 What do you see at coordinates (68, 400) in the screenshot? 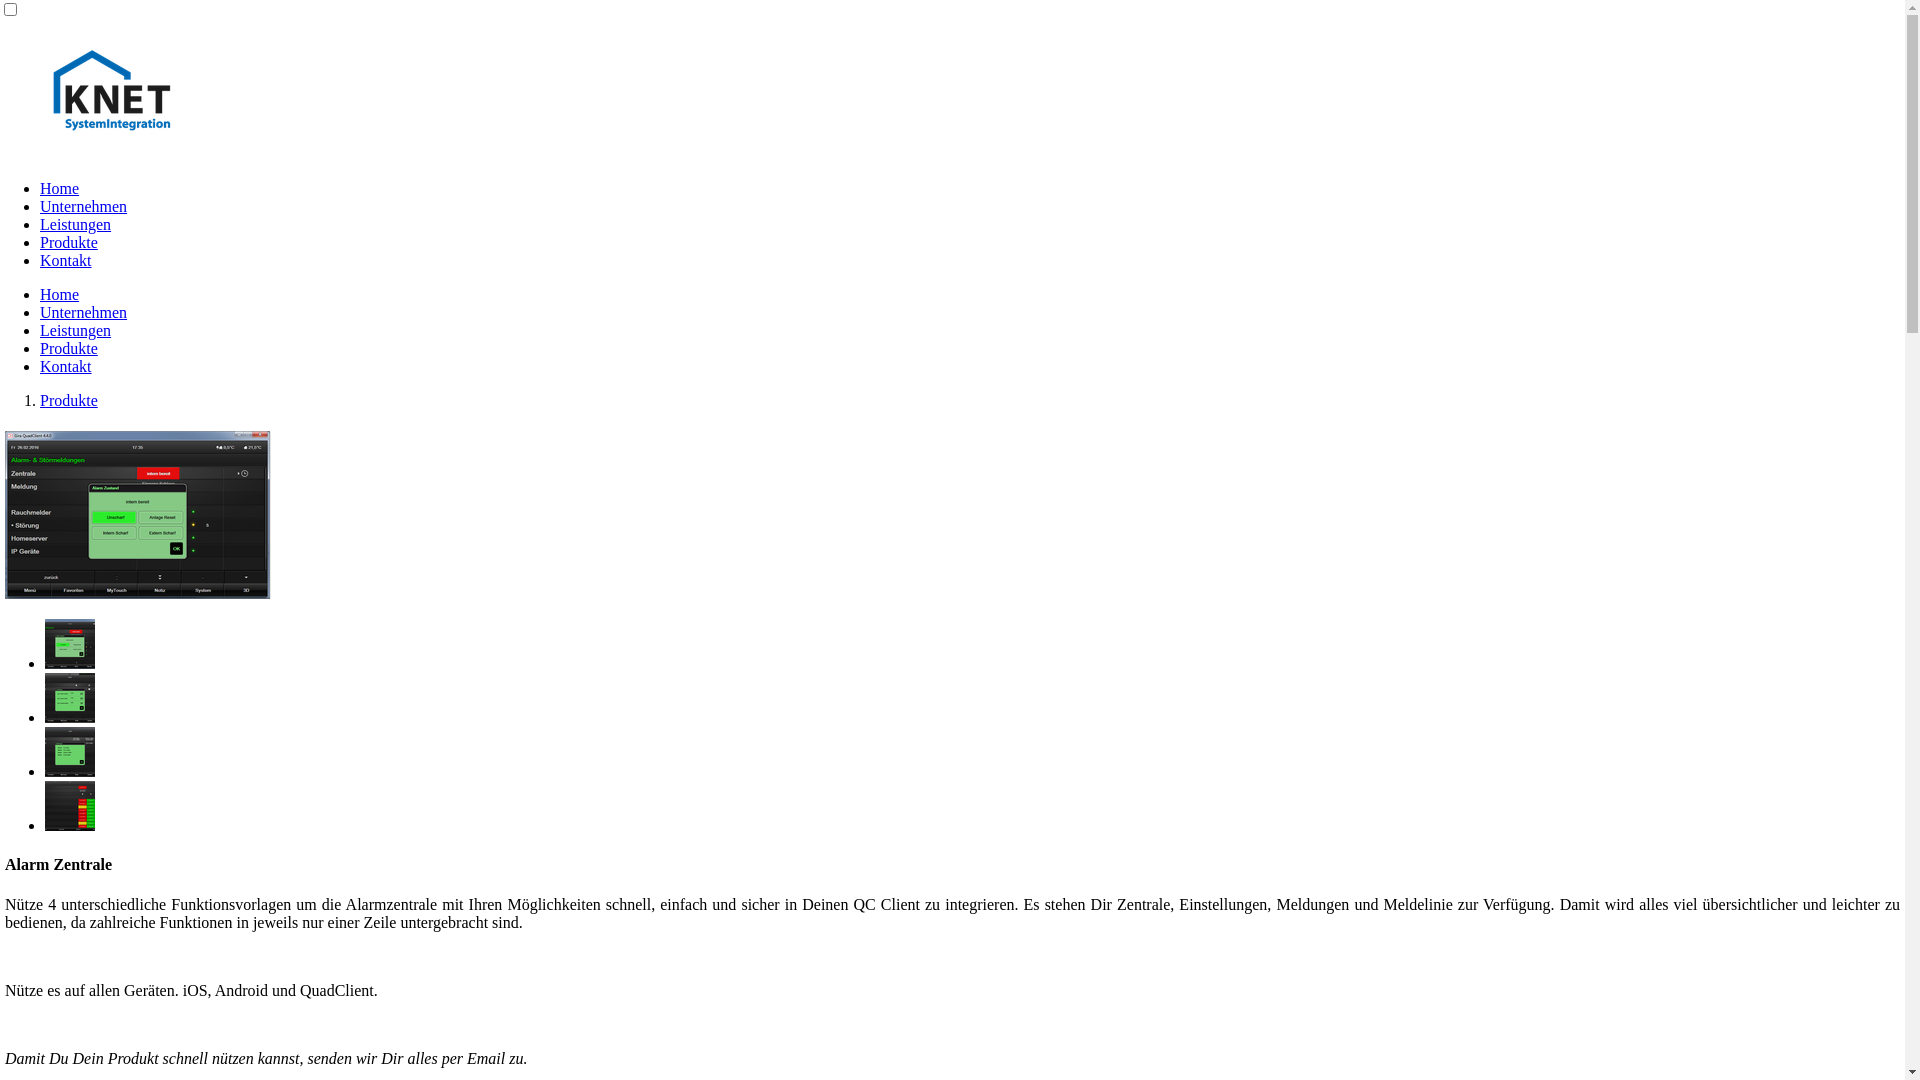
I see `'Produkte'` at bounding box center [68, 400].